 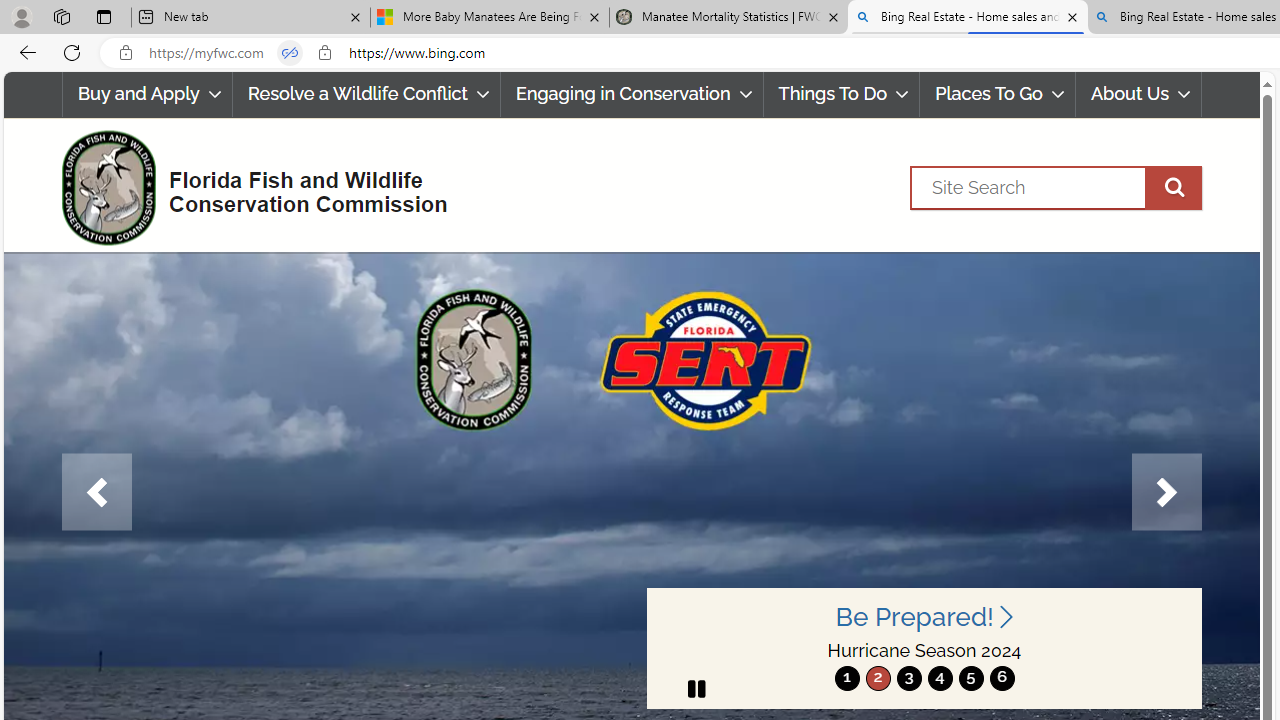 What do you see at coordinates (631, 94) in the screenshot?
I see `'Engaging in Conservation'` at bounding box center [631, 94].